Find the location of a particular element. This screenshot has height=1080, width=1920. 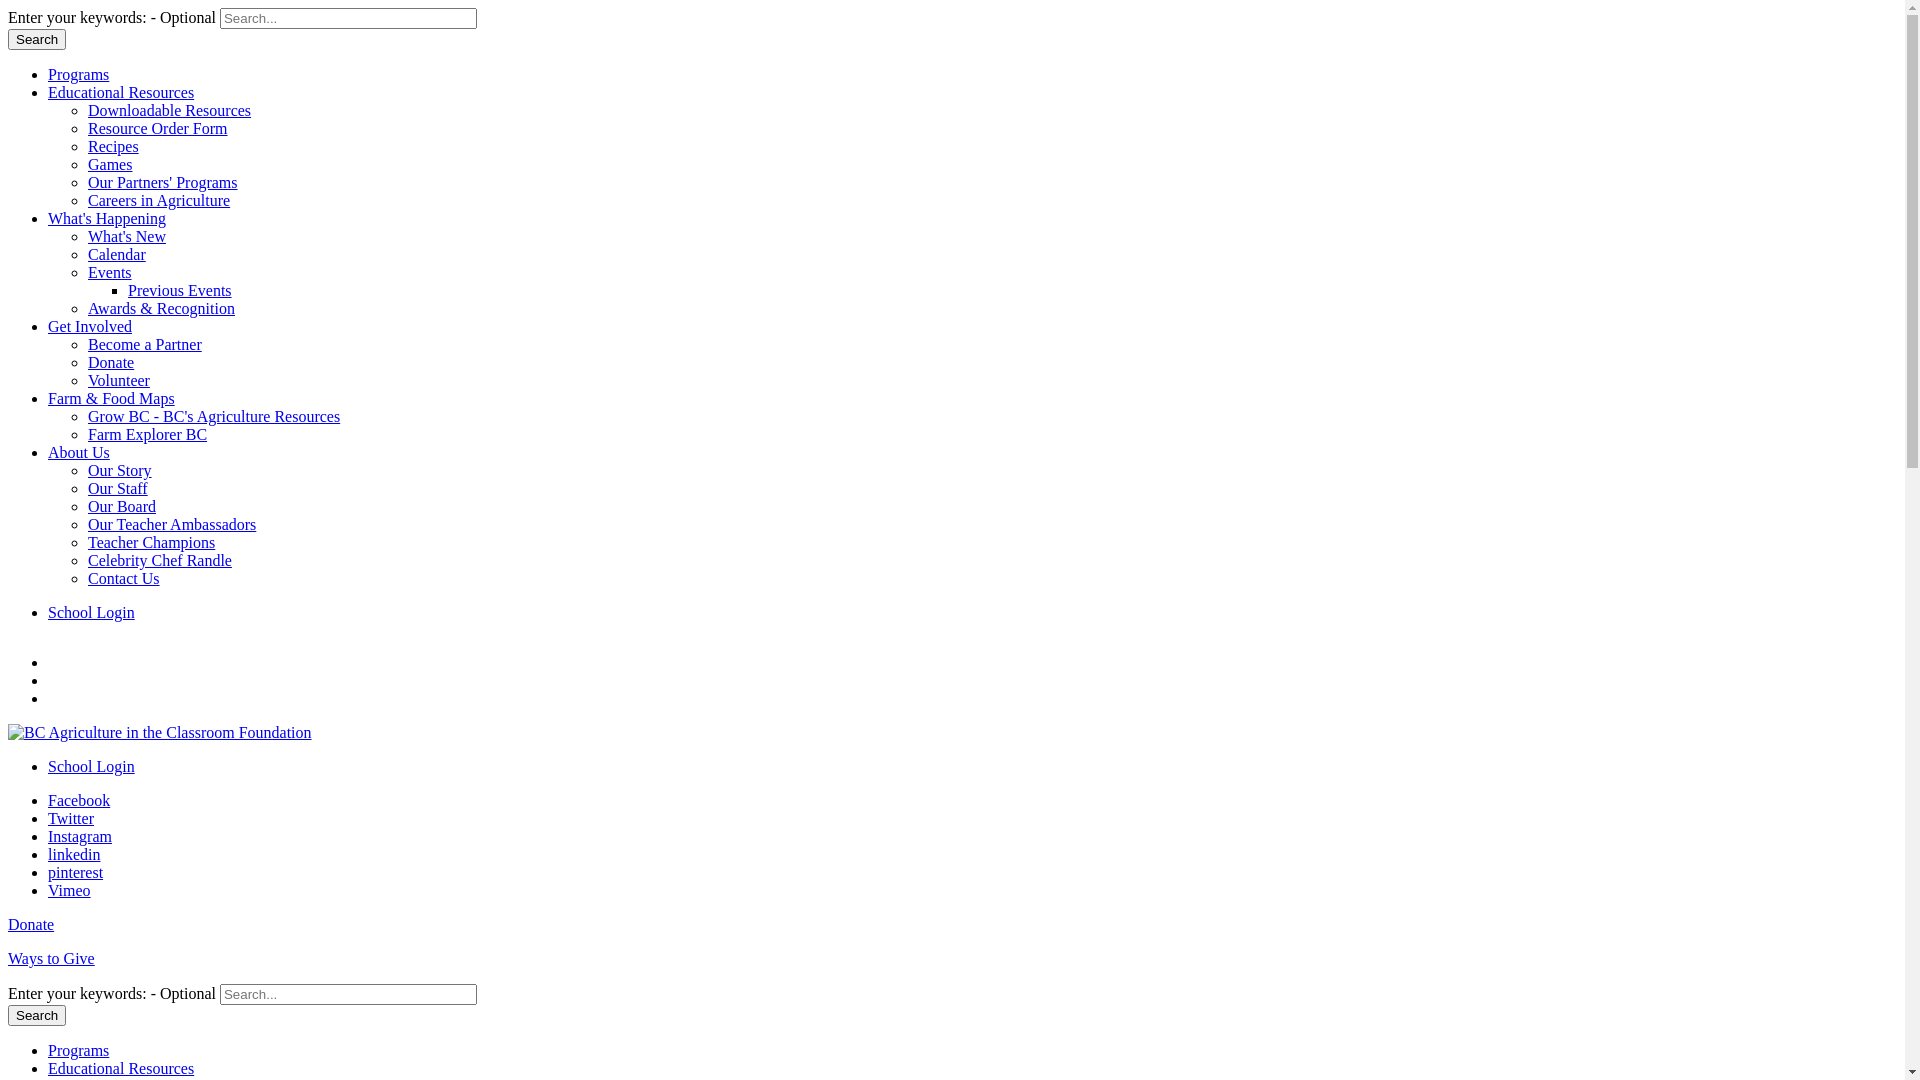

'What's Happening' is located at coordinates (105, 218).